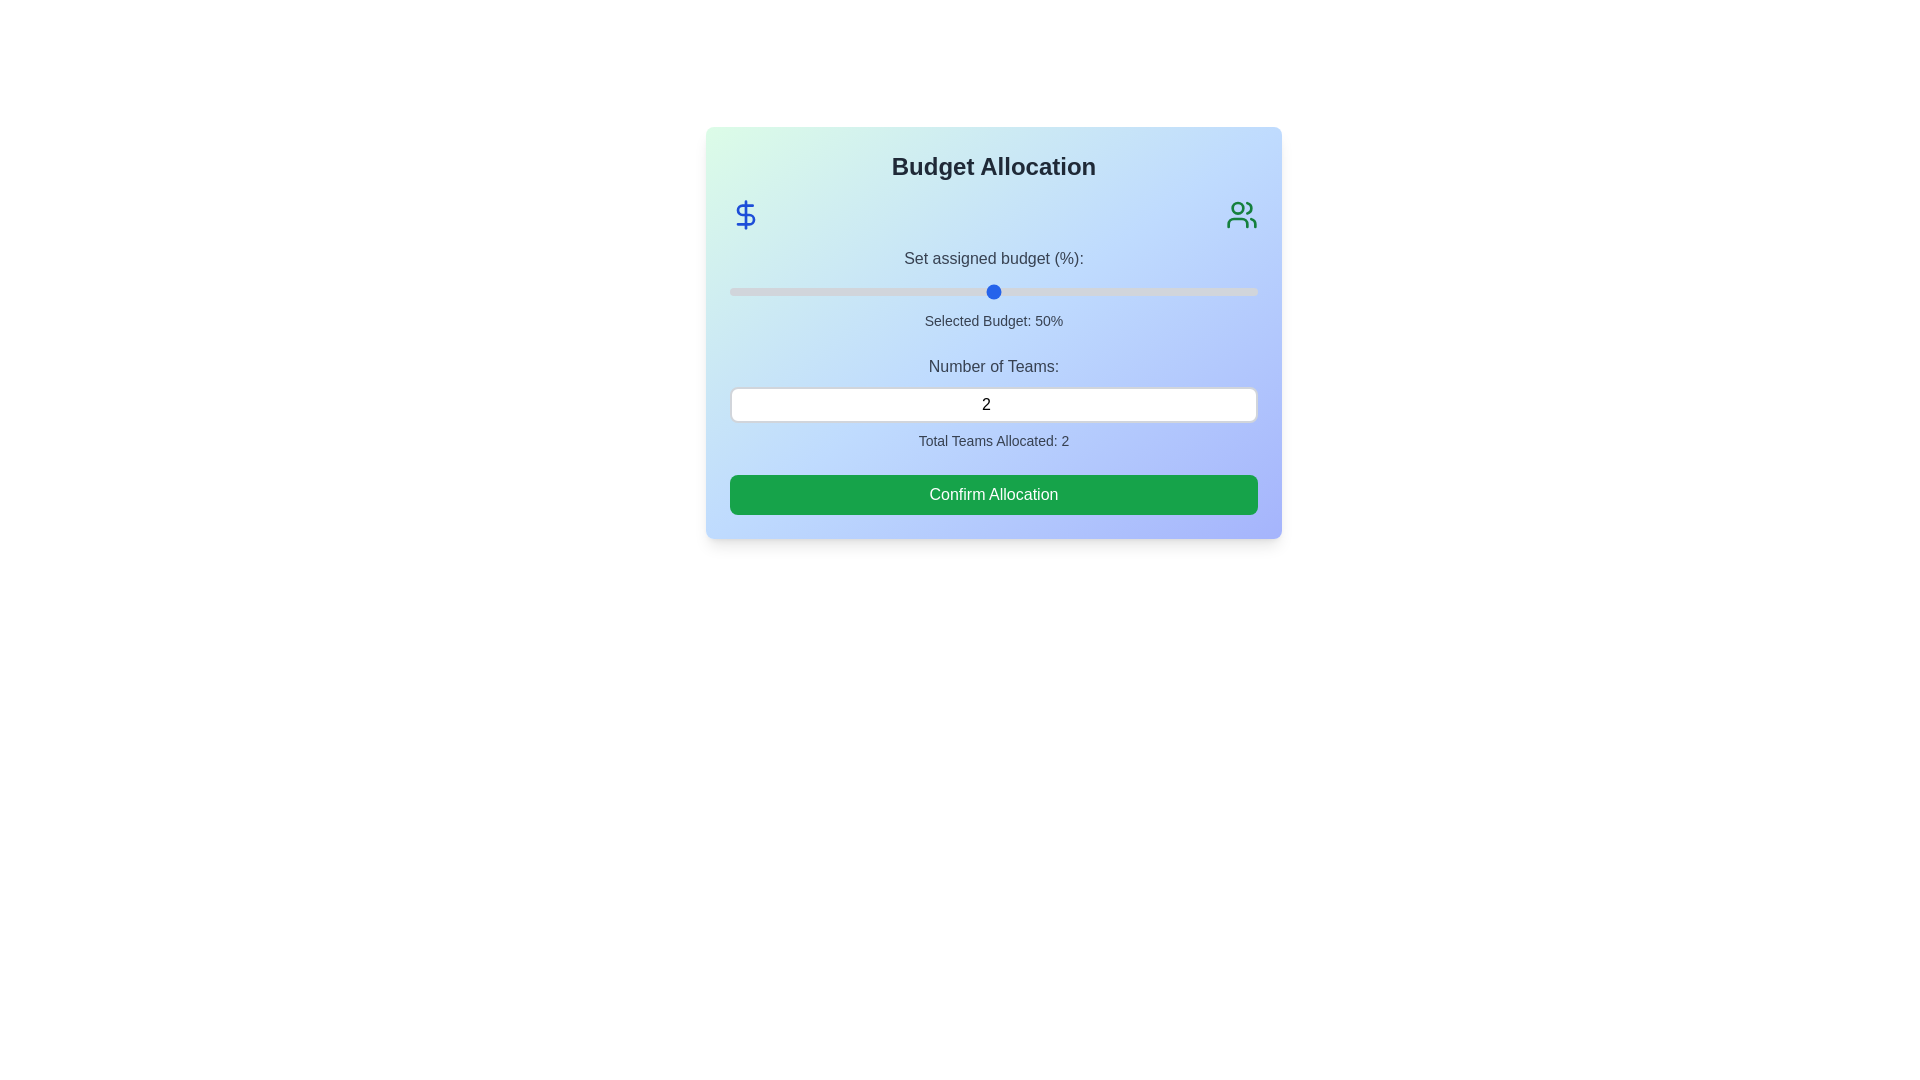 This screenshot has height=1080, width=1920. I want to click on the dollar icon to trigger its associated functionality, so click(744, 215).